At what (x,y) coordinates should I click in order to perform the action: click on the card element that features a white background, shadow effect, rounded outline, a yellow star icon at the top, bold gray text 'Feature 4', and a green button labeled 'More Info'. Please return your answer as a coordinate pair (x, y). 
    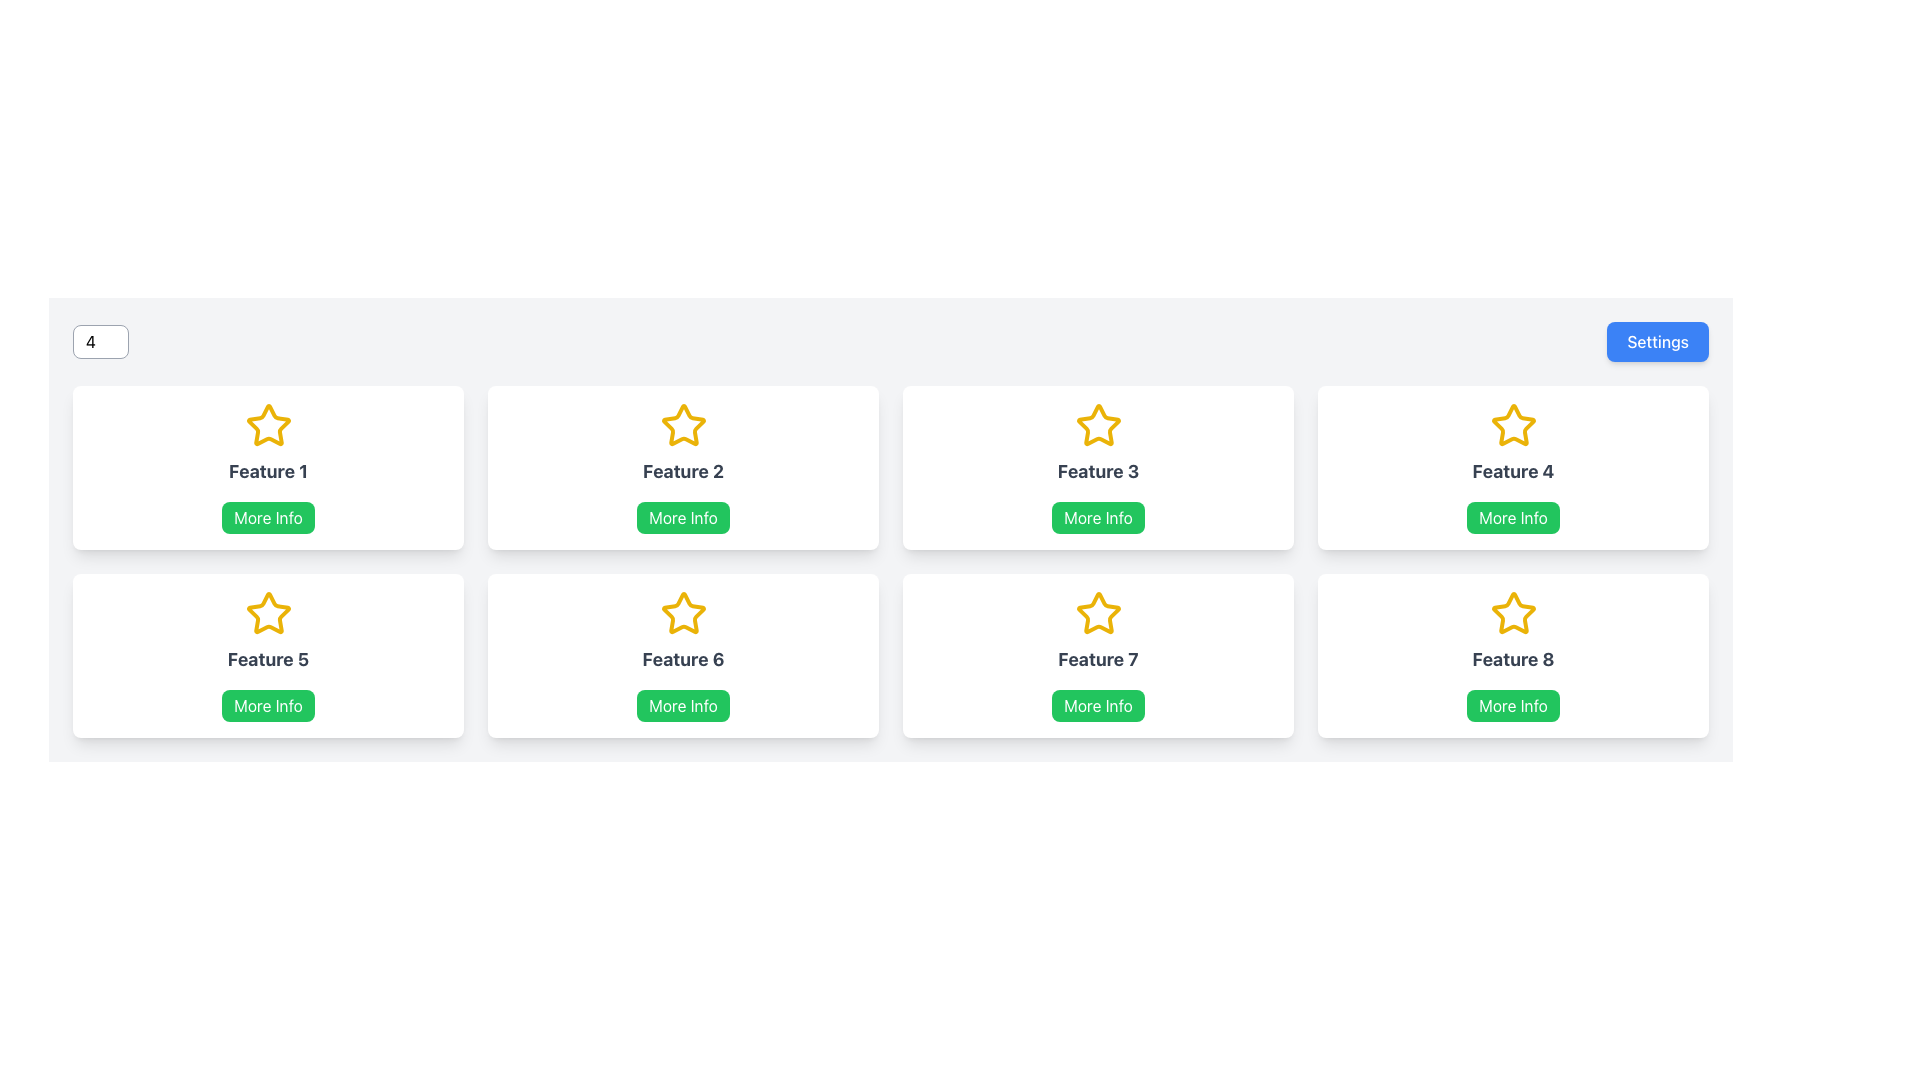
    Looking at the image, I should click on (1513, 467).